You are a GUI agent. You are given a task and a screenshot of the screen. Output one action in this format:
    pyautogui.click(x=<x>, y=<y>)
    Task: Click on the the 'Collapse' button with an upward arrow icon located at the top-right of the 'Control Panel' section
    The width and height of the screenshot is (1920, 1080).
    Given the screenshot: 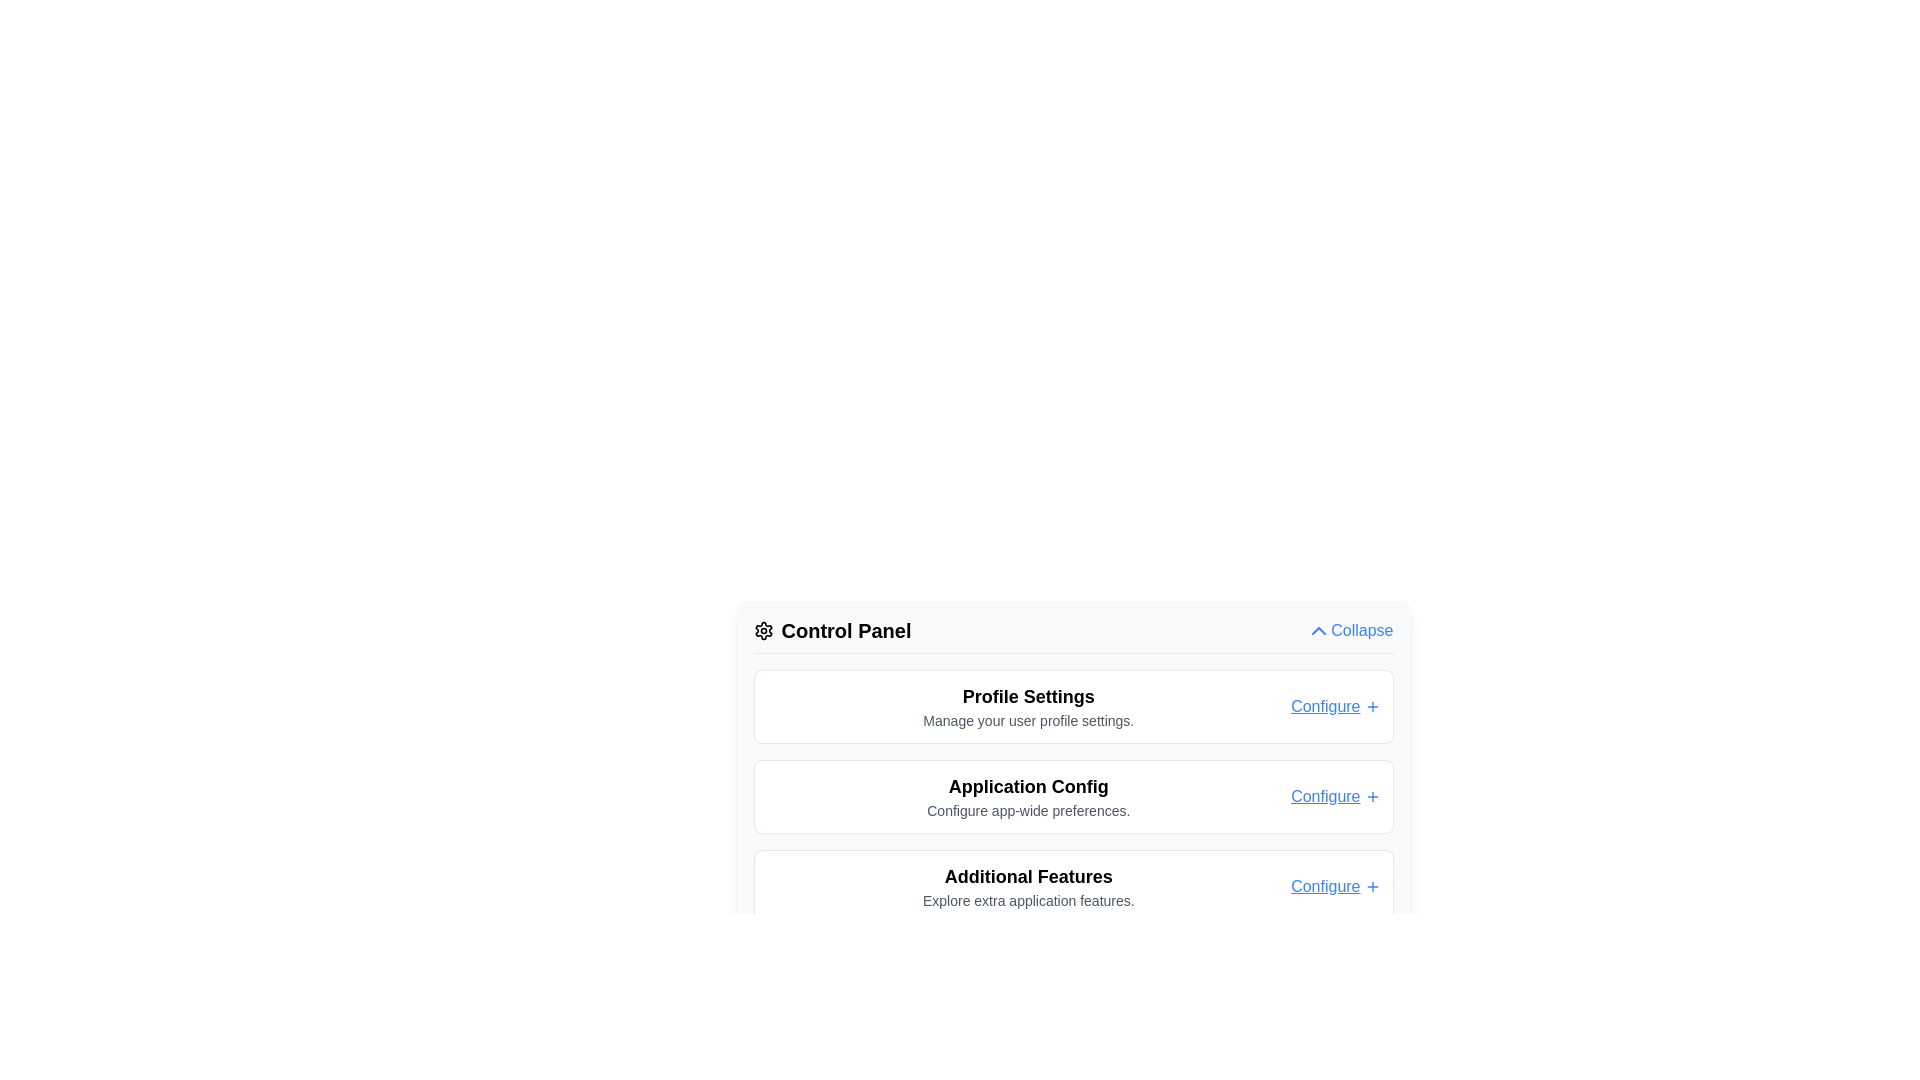 What is the action you would take?
    pyautogui.click(x=1349, y=631)
    